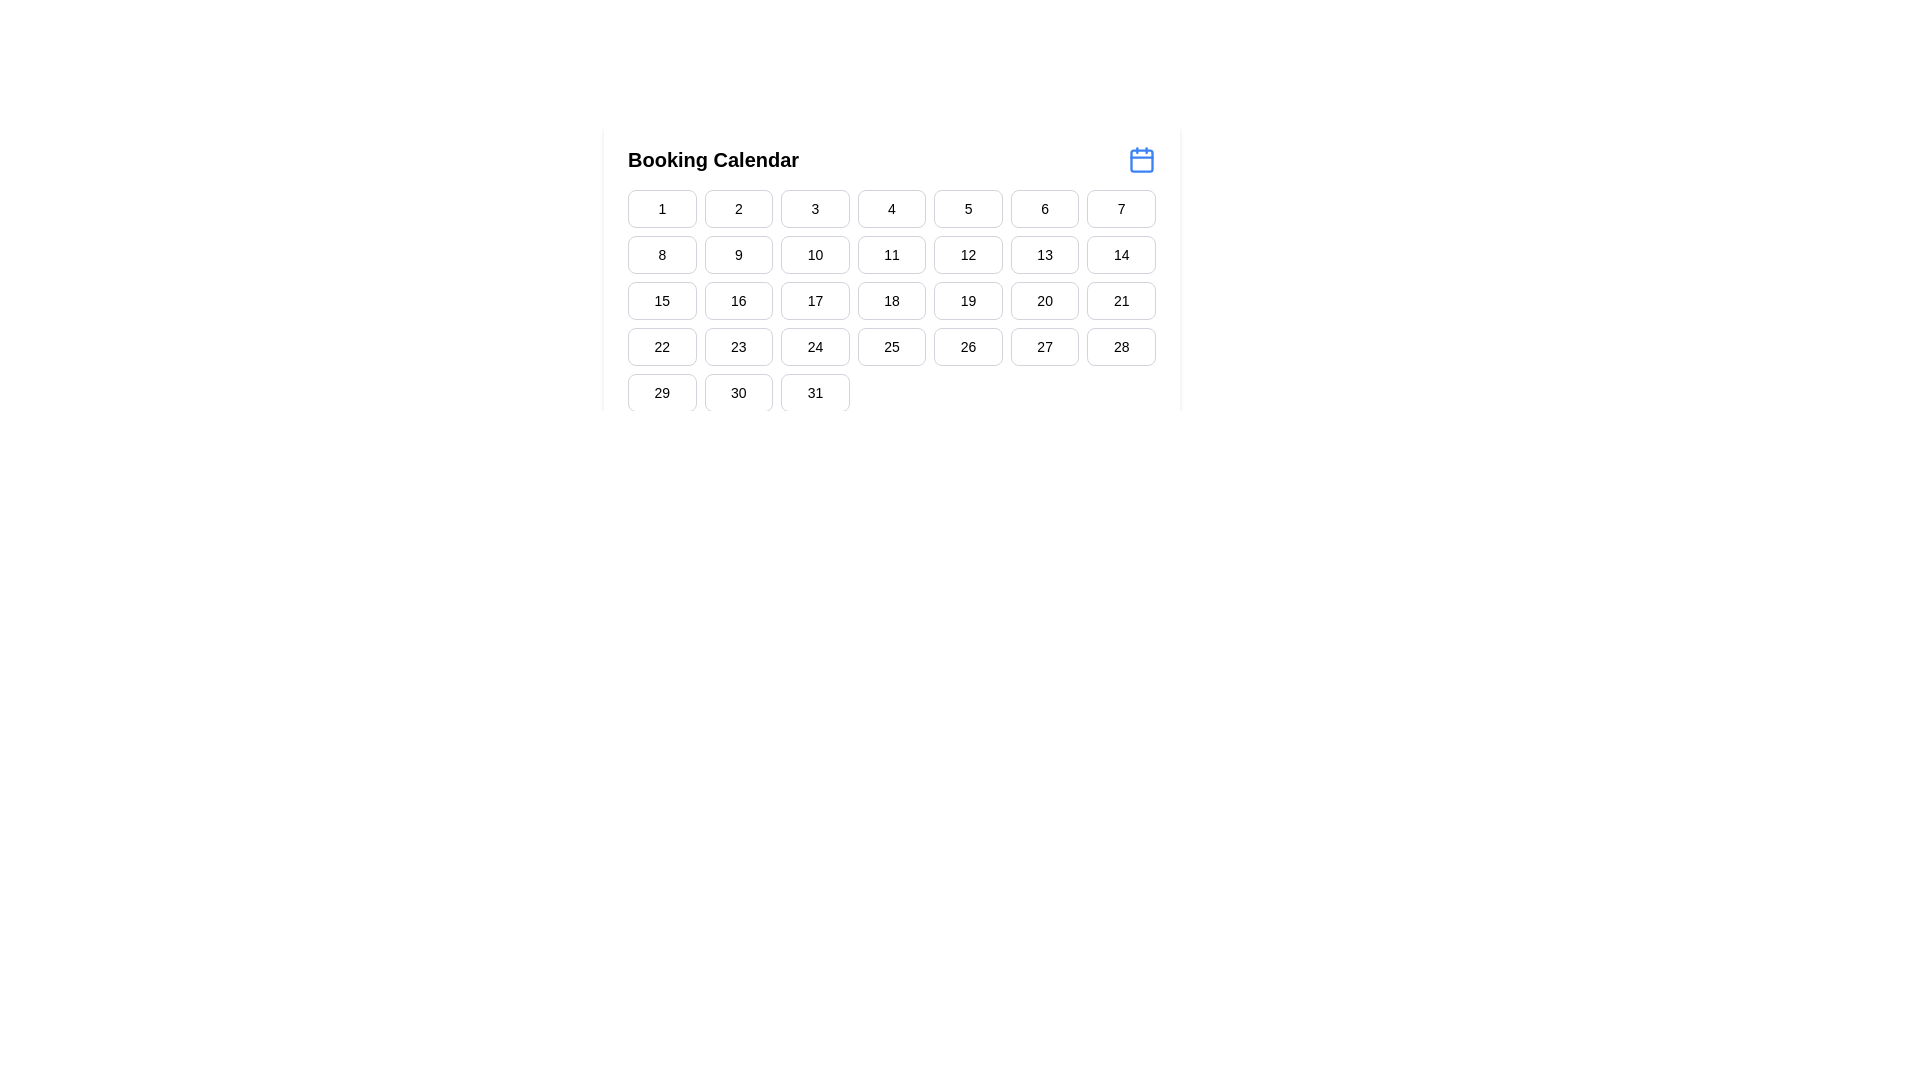 The width and height of the screenshot is (1920, 1080). What do you see at coordinates (815, 393) in the screenshot?
I see `the button labeled '31' located in the bottom-right corner of the grid` at bounding box center [815, 393].